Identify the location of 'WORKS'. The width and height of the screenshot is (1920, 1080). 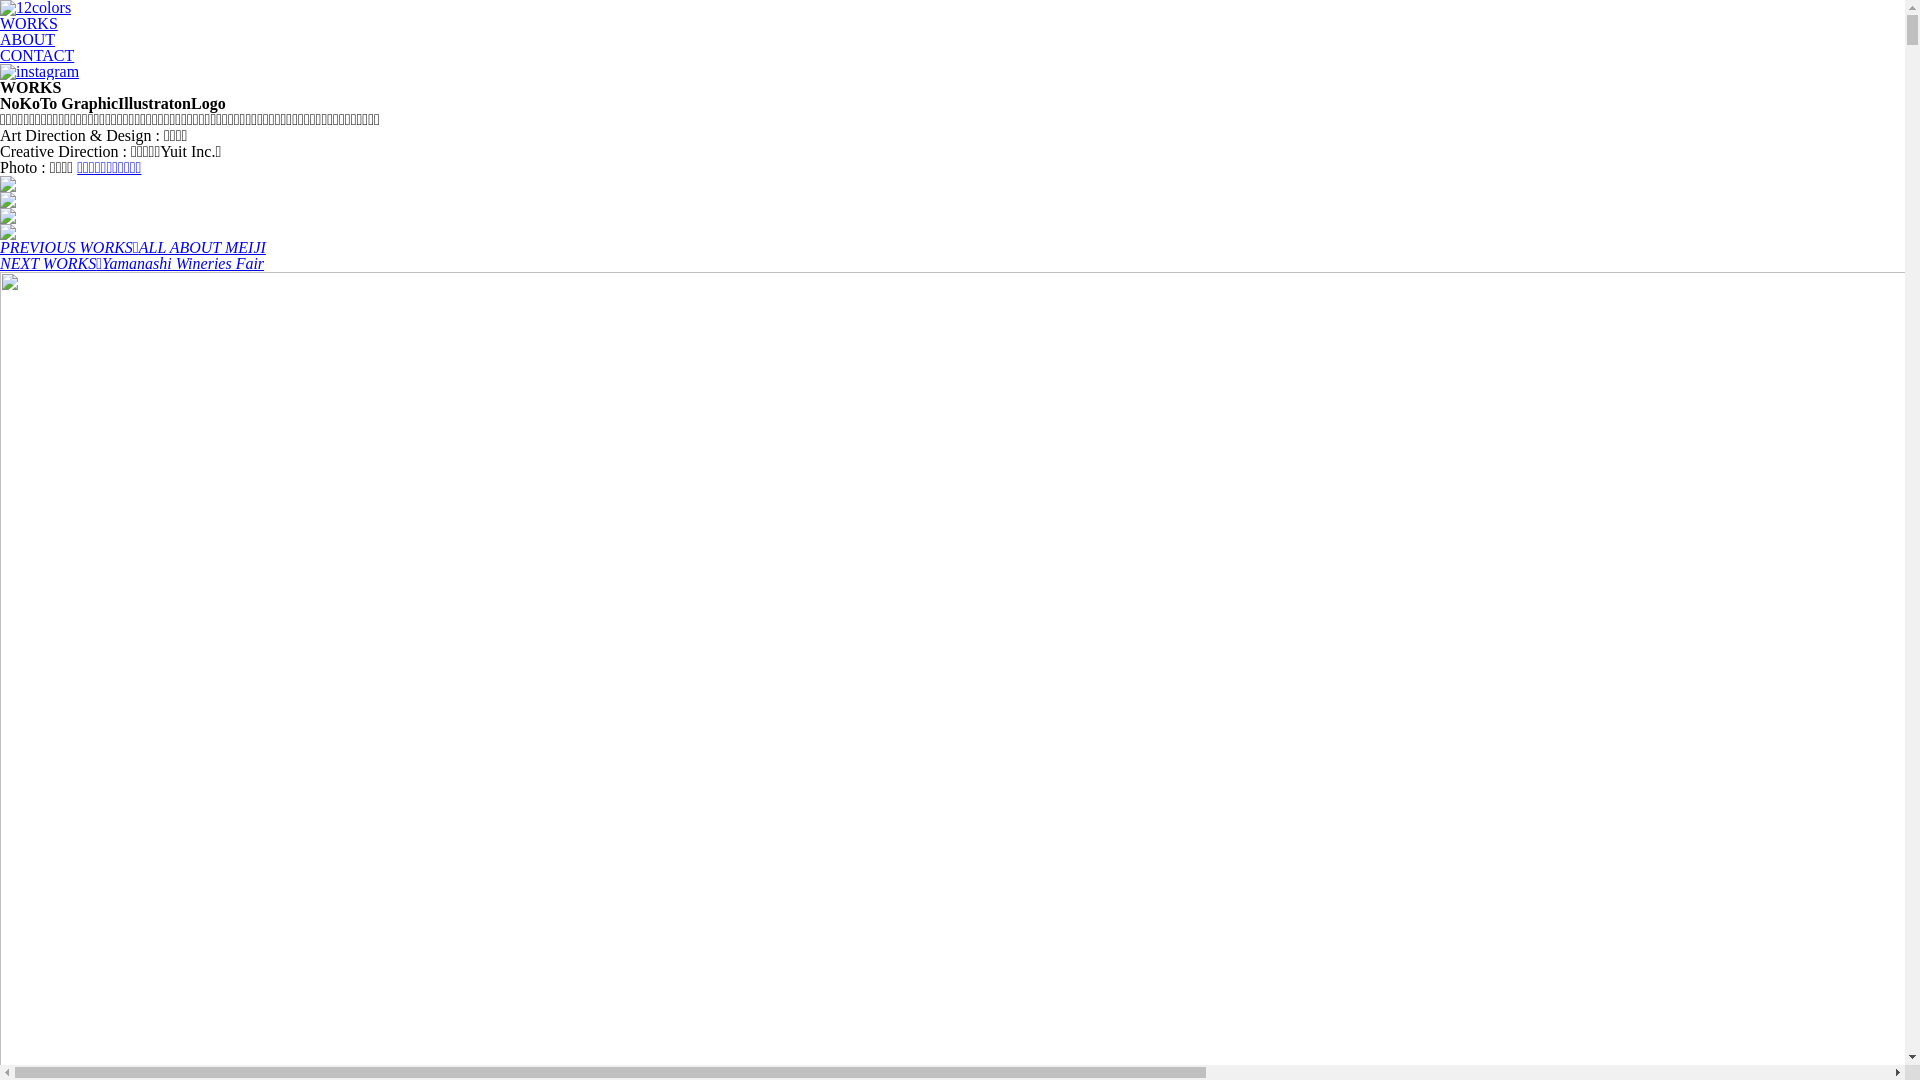
(0, 23).